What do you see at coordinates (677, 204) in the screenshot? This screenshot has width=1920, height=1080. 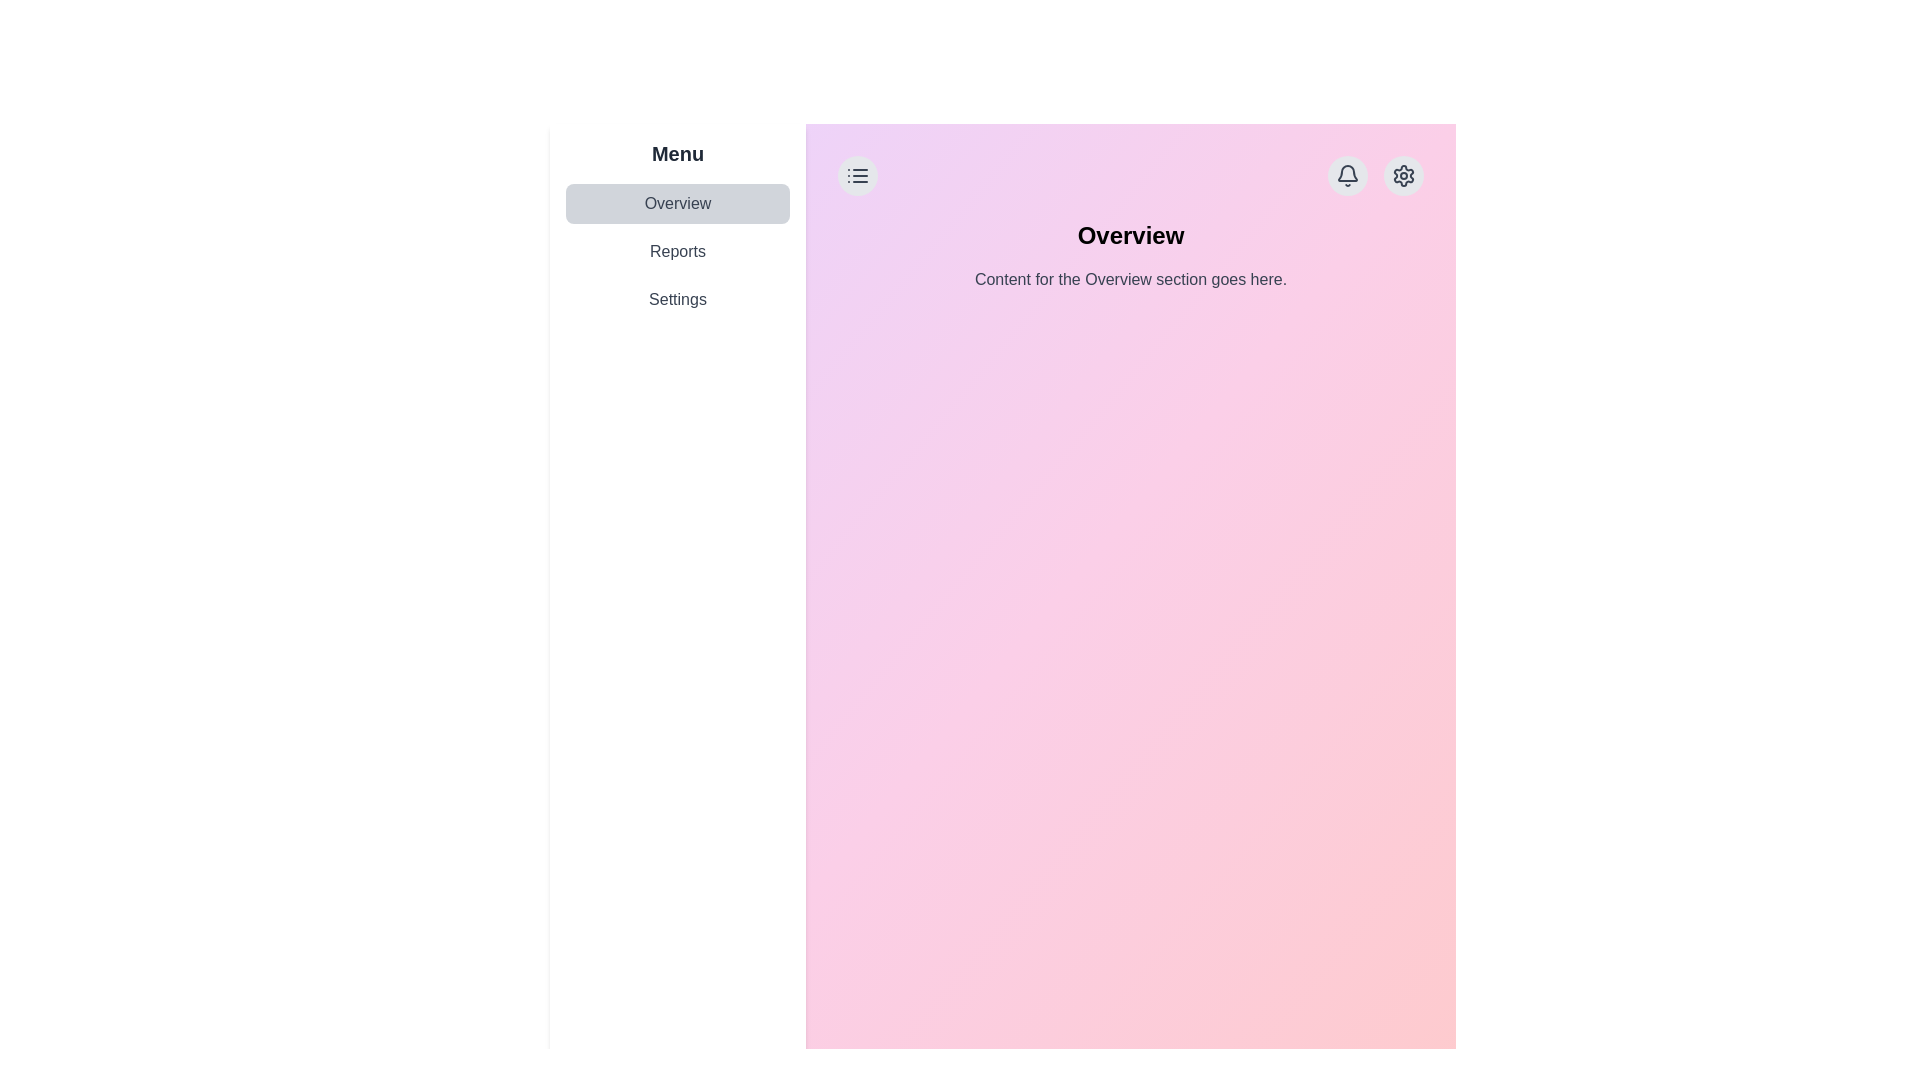 I see `the 'Overview' navigation button located in the left sidebar of the application to change its background color` at bounding box center [677, 204].